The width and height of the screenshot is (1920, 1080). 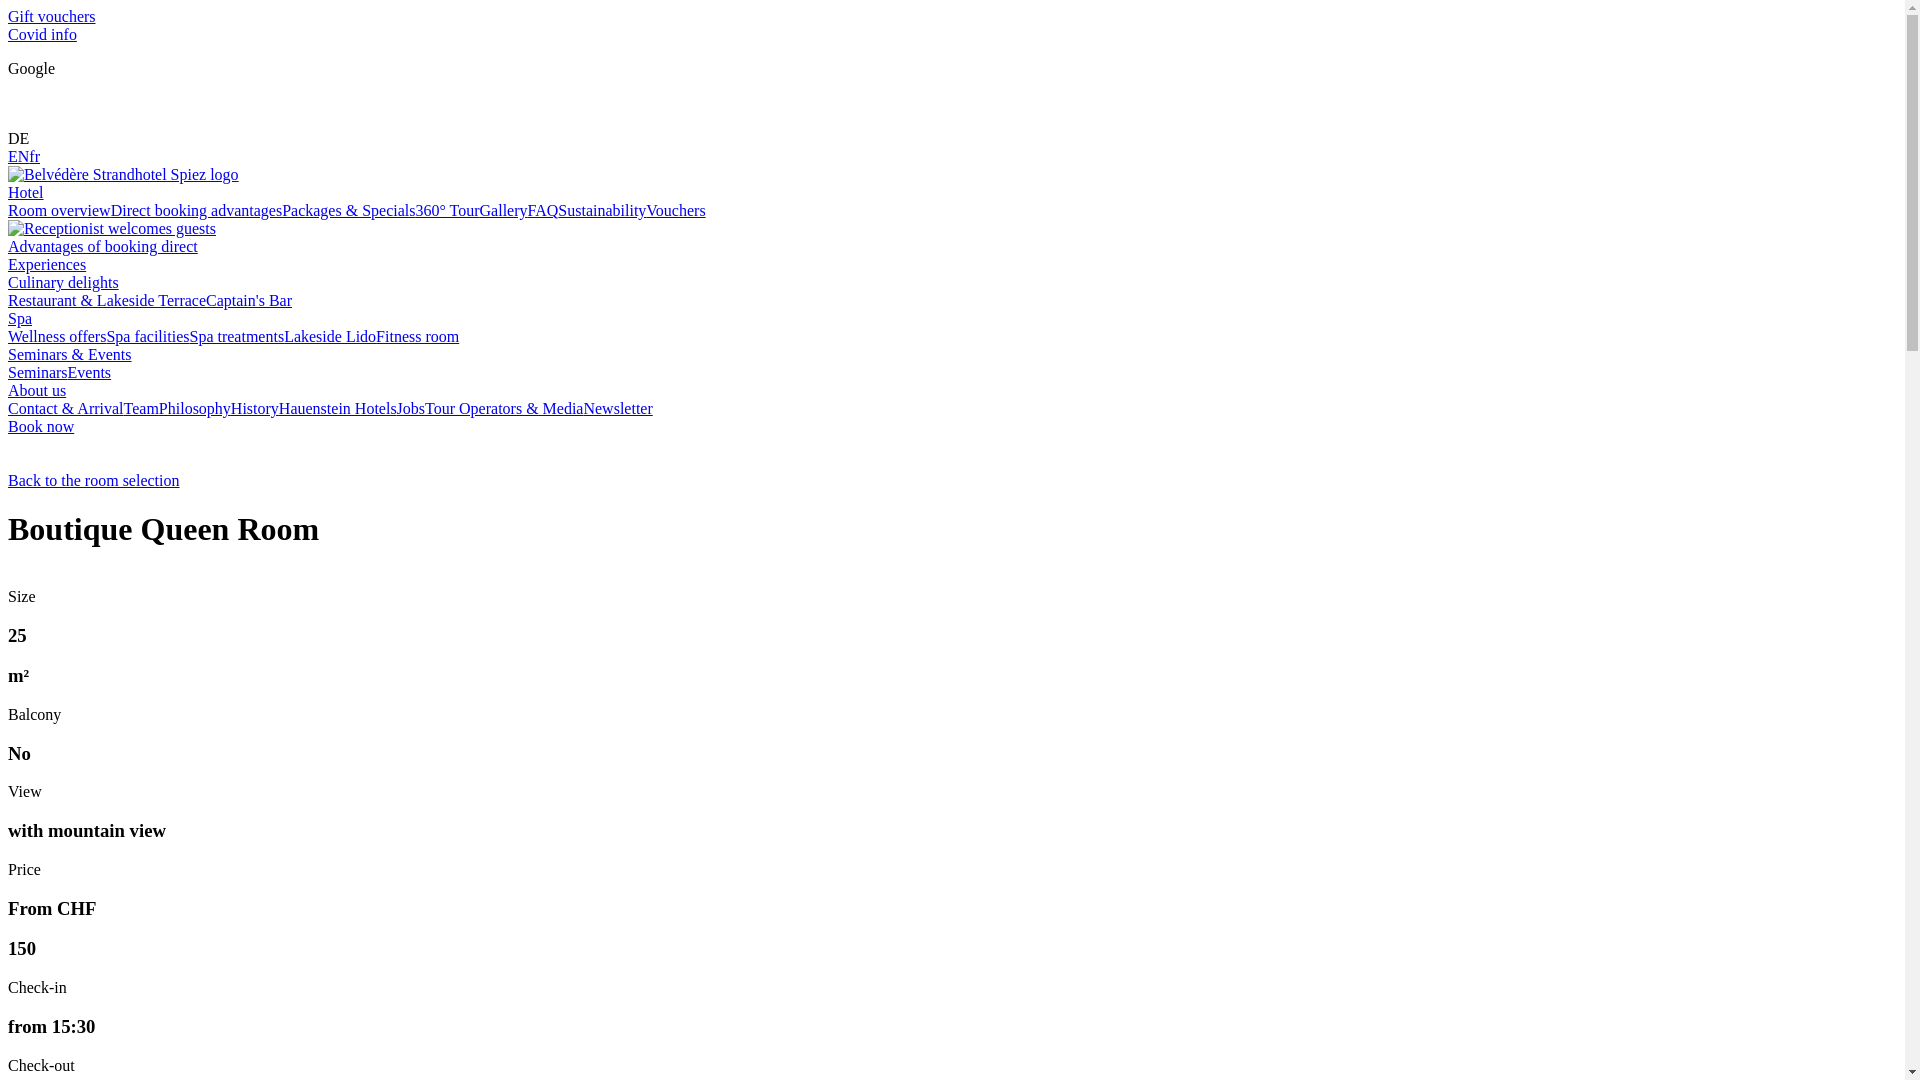 What do you see at coordinates (8, 407) in the screenshot?
I see `'Contact & Arrival'` at bounding box center [8, 407].